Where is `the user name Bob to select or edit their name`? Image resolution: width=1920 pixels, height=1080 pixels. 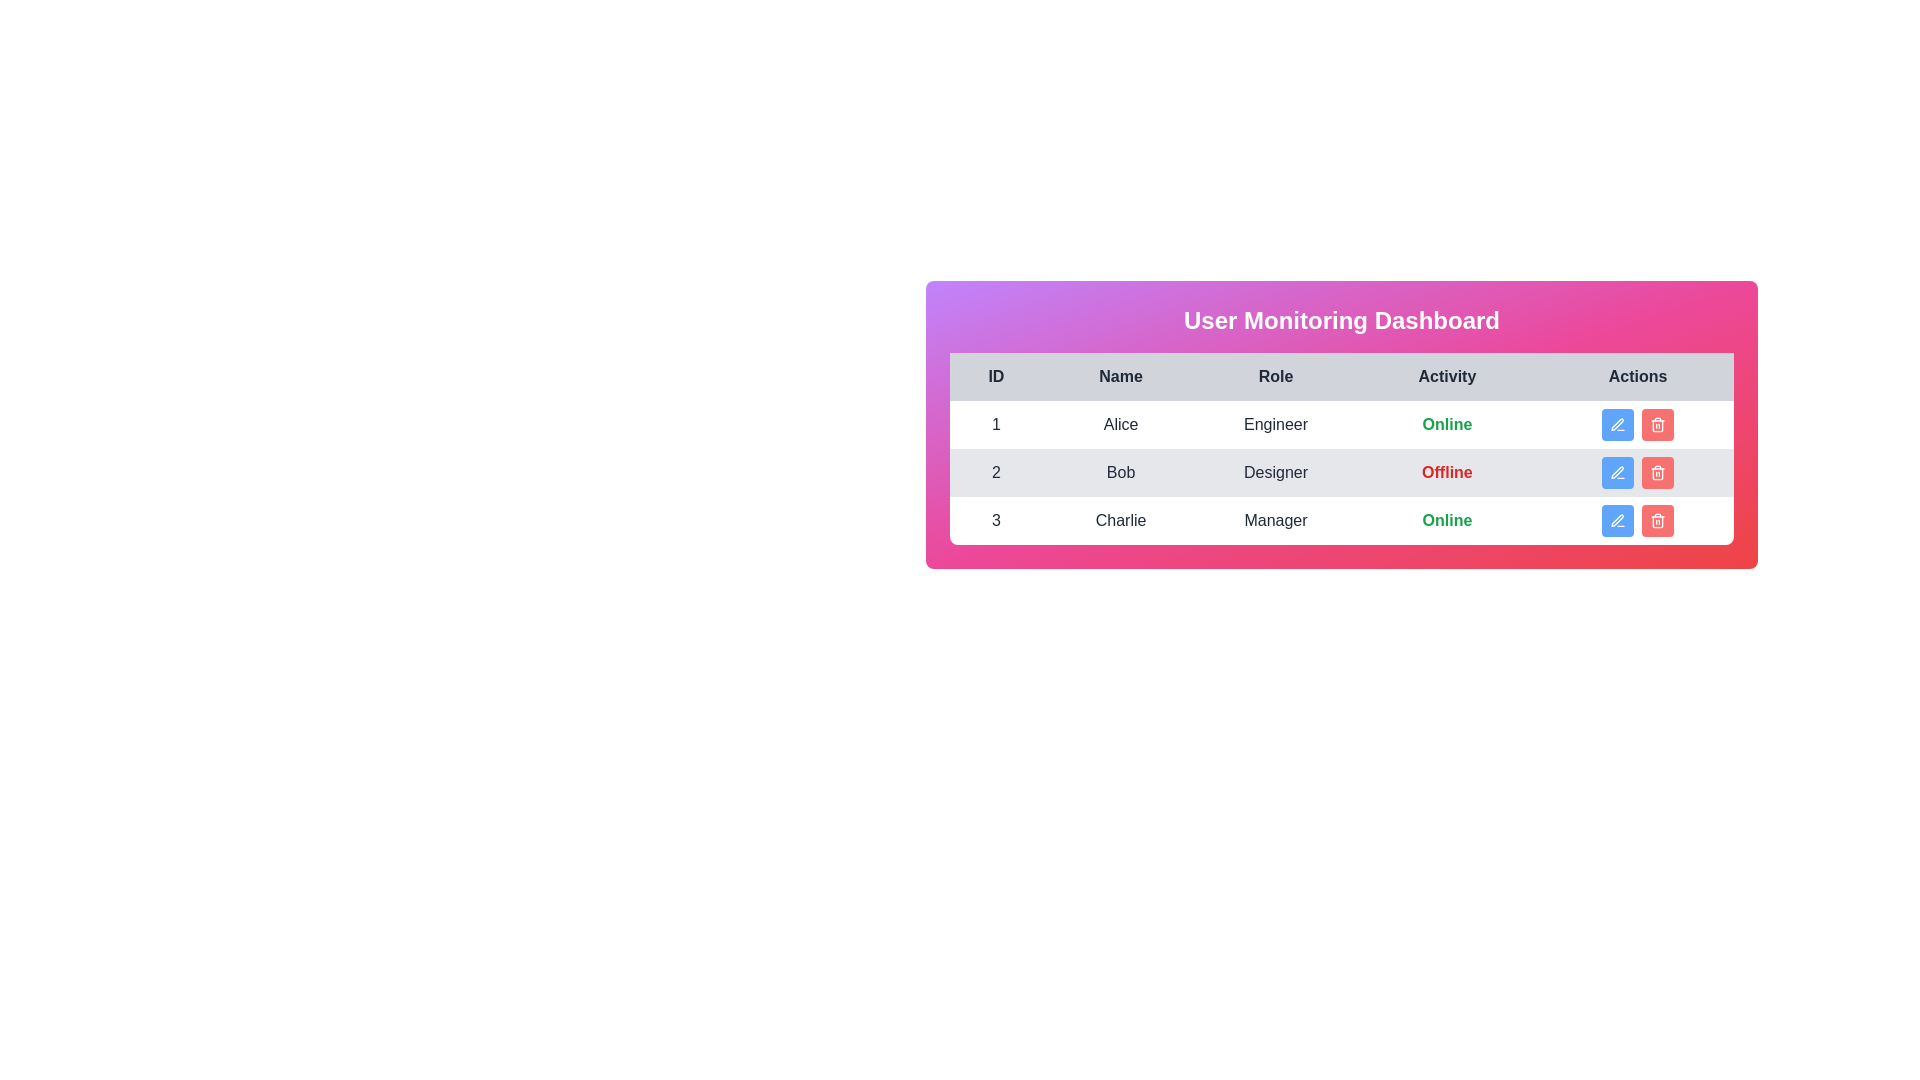 the user name Bob to select or edit their name is located at coordinates (1121, 473).